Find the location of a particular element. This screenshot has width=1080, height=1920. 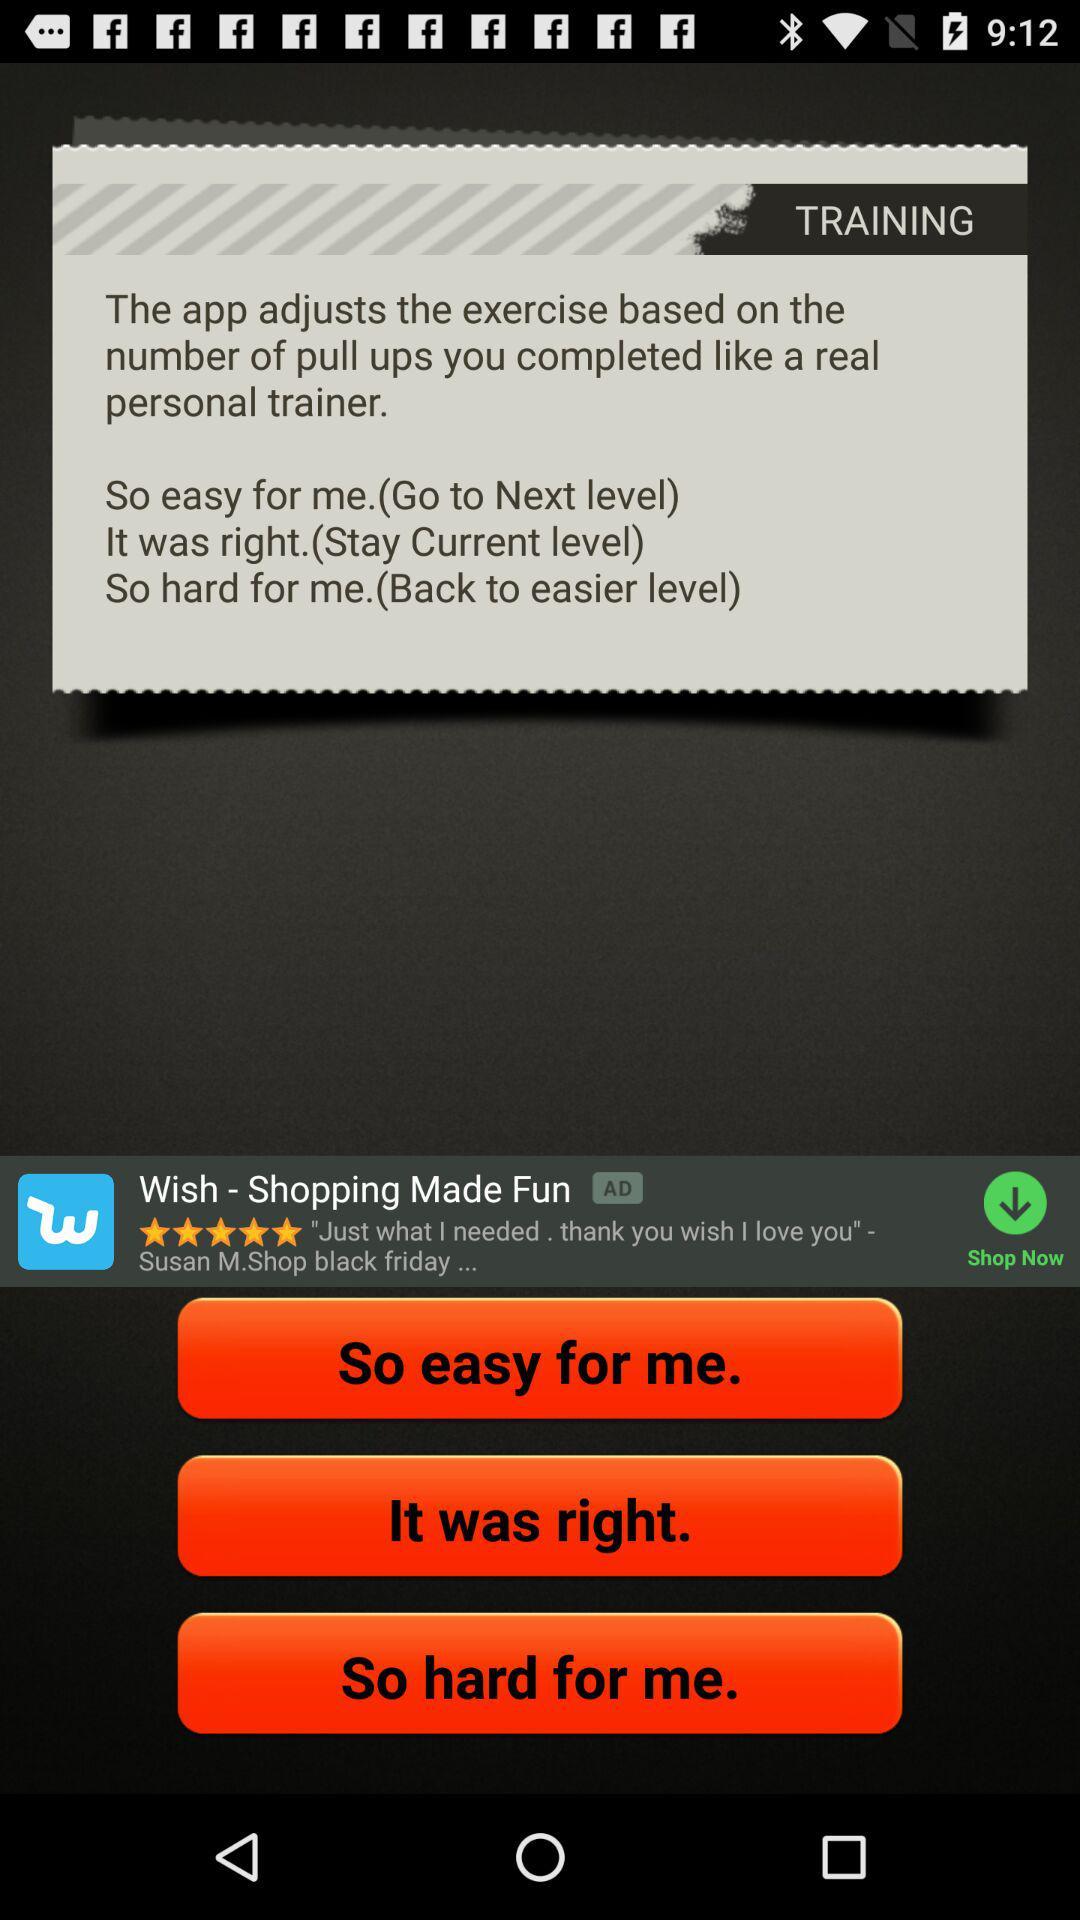

the app below the the app adjusts is located at coordinates (1023, 1220).